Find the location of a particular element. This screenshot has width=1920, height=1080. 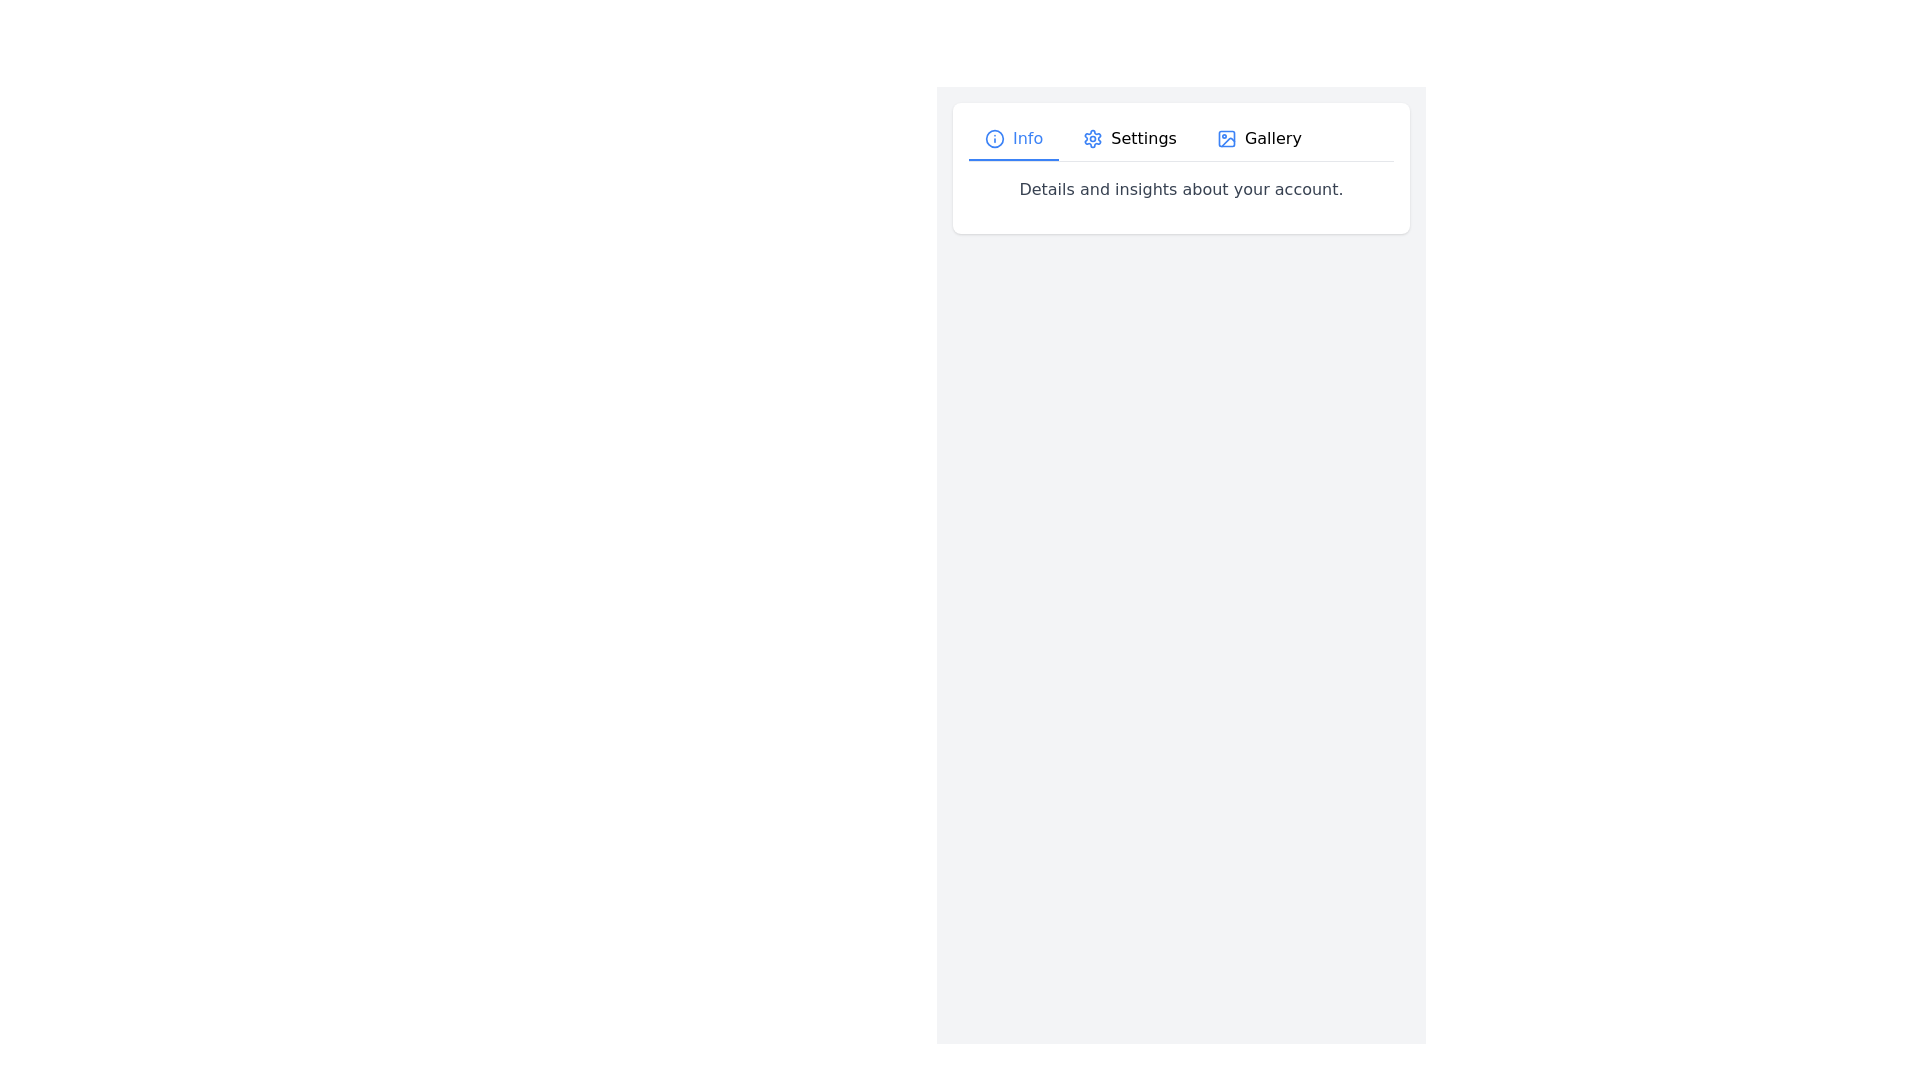

the 'Info' navigation tab, which is the first element in the horizontal navigation bar styled in blue and containing an 'i' icon is located at coordinates (1013, 138).